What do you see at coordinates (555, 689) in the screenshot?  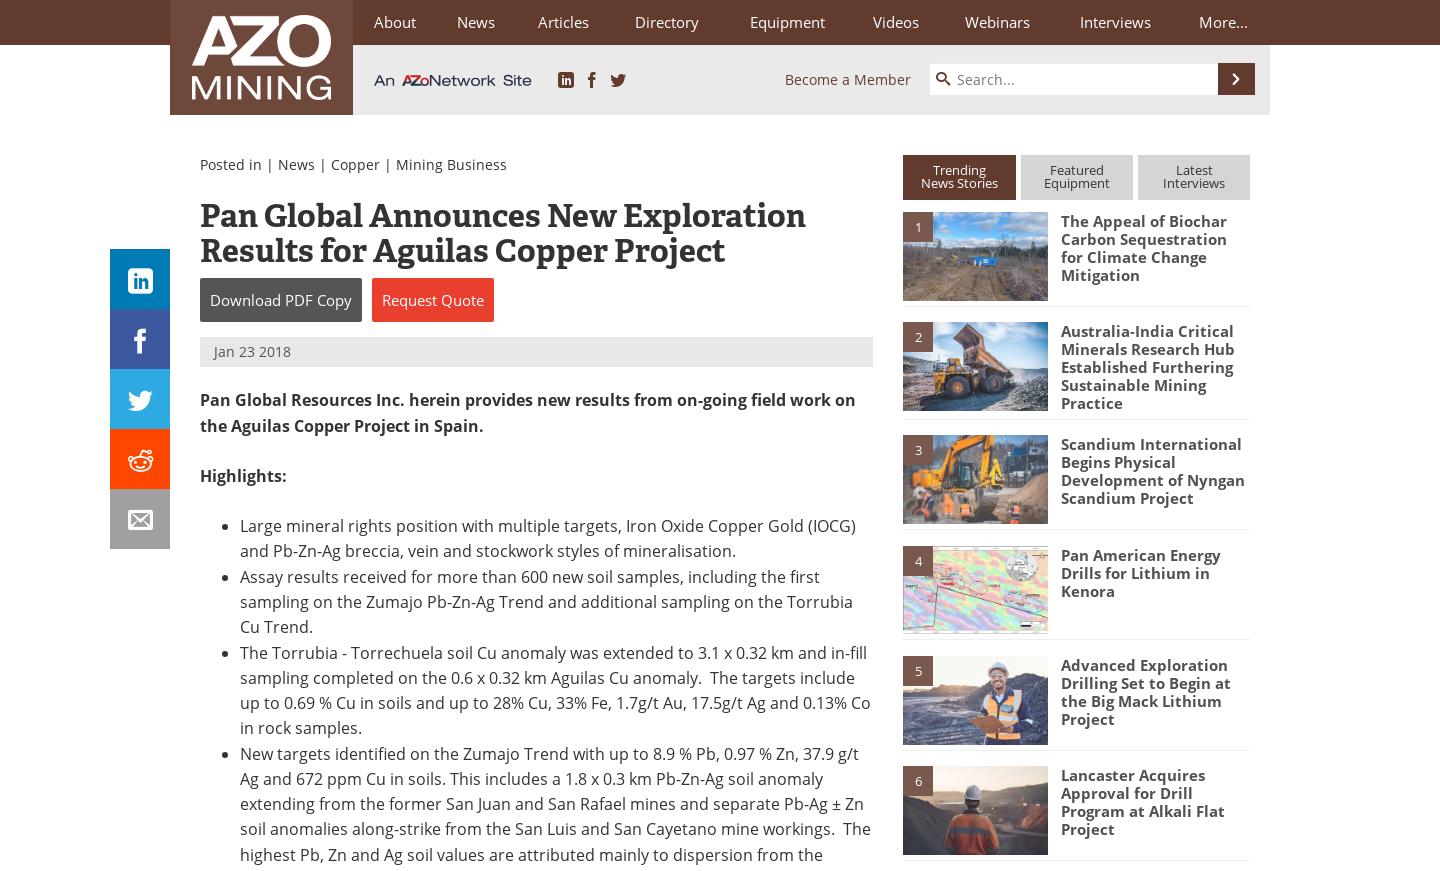 I see `'The Torrubia - Torrechuela soil Cu anomaly was extended to 3.1 x 0.32 km and in-fill sampling completed on the 0.6 x 0.32 km Aguilas Cu anomaly.  The targets include up to 0.69 % Cu in soils and up to 28% Cu, 33% Fe, 1.7g/t Au, 17.5g/t Ag and 0.13% Co in rock samples.'` at bounding box center [555, 689].